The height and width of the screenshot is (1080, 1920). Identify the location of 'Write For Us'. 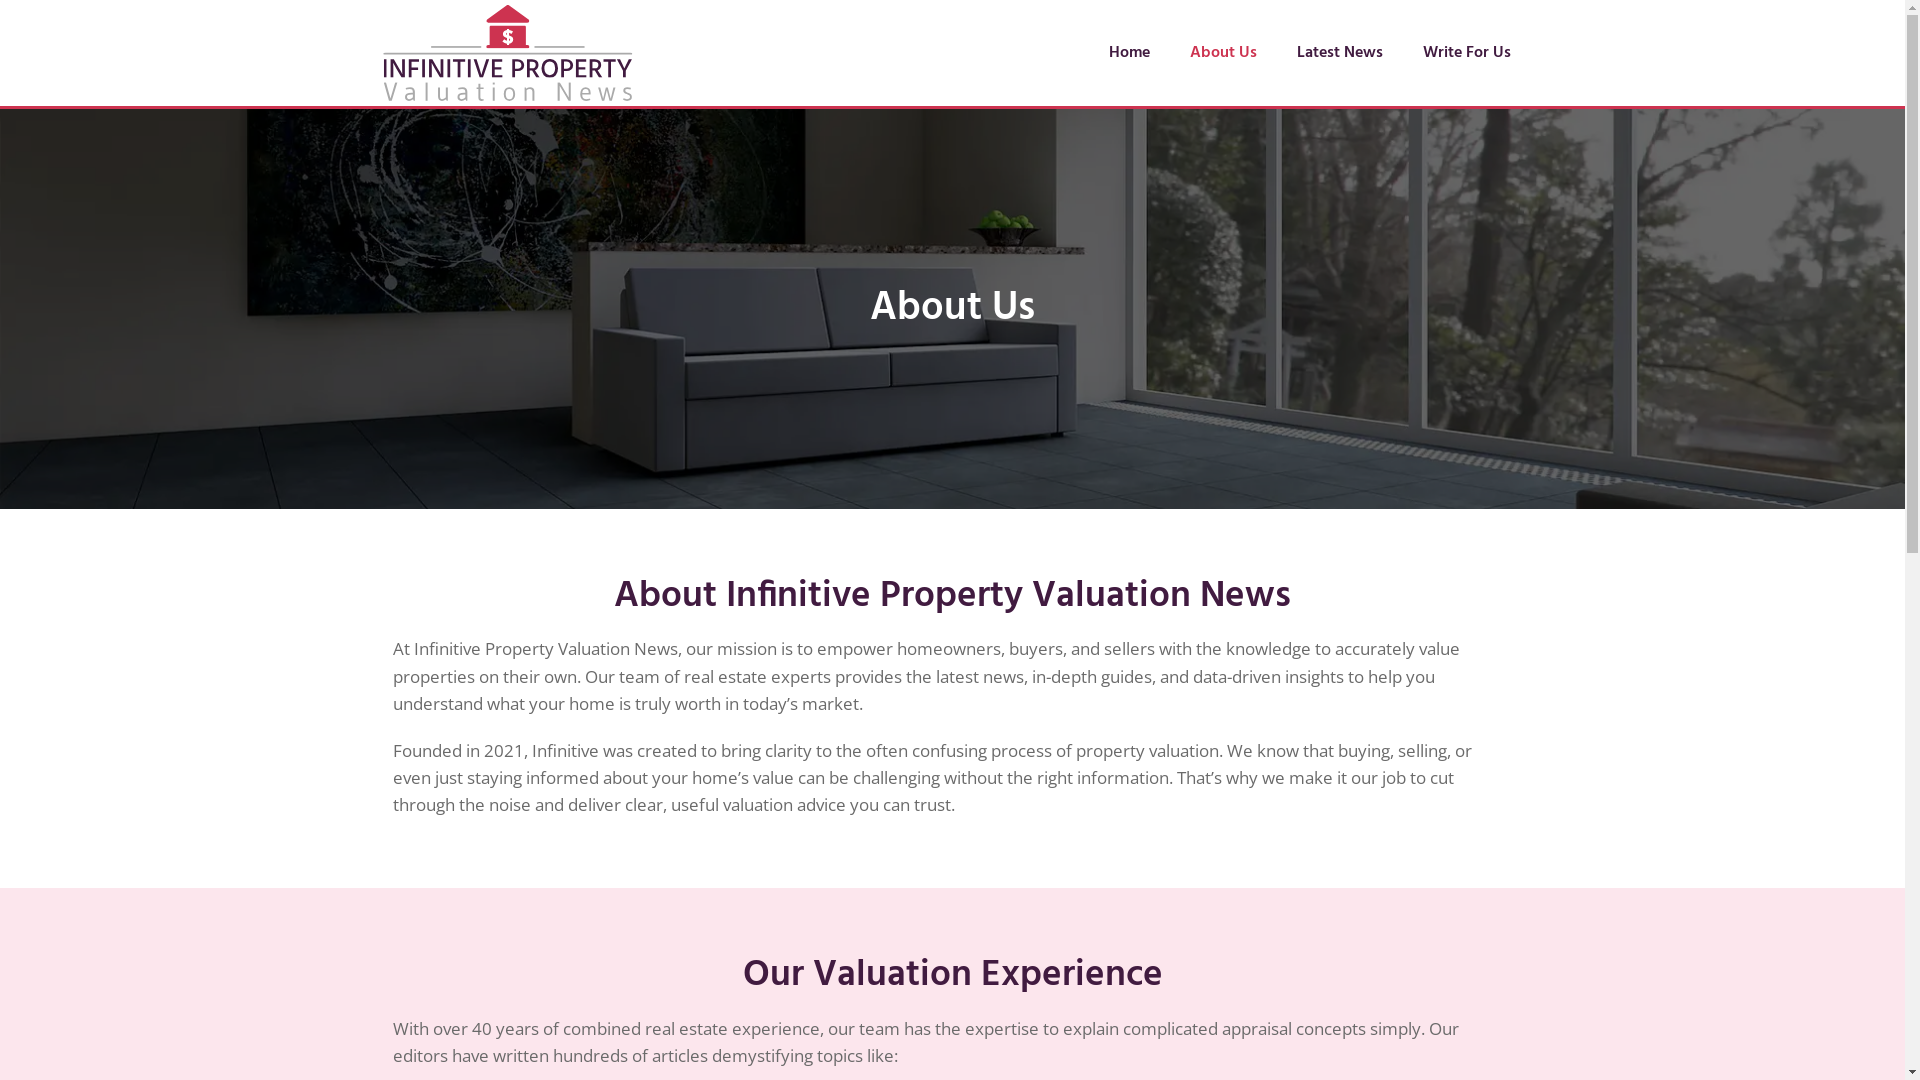
(1411, 52).